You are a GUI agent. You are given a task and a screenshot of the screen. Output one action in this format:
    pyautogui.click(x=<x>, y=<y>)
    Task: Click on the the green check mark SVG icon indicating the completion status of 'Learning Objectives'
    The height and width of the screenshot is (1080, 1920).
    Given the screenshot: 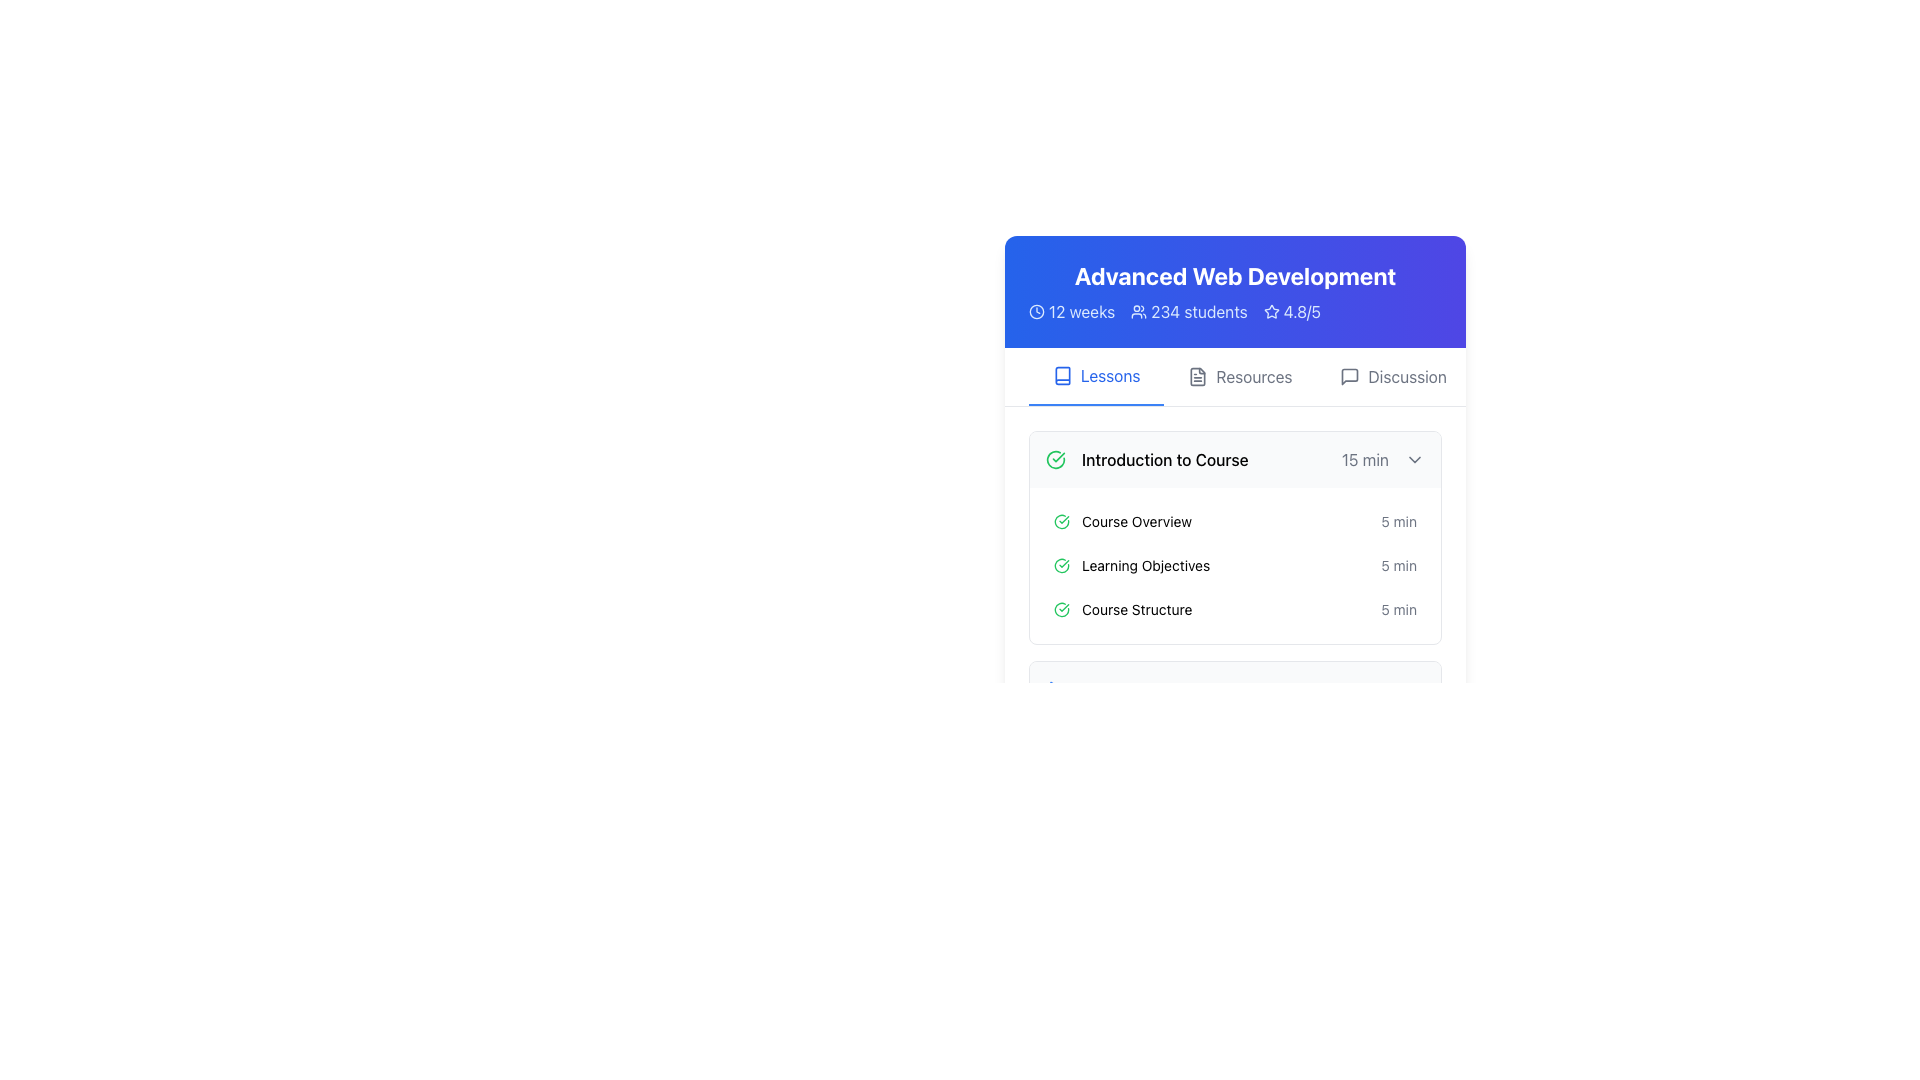 What is the action you would take?
    pyautogui.click(x=1060, y=566)
    